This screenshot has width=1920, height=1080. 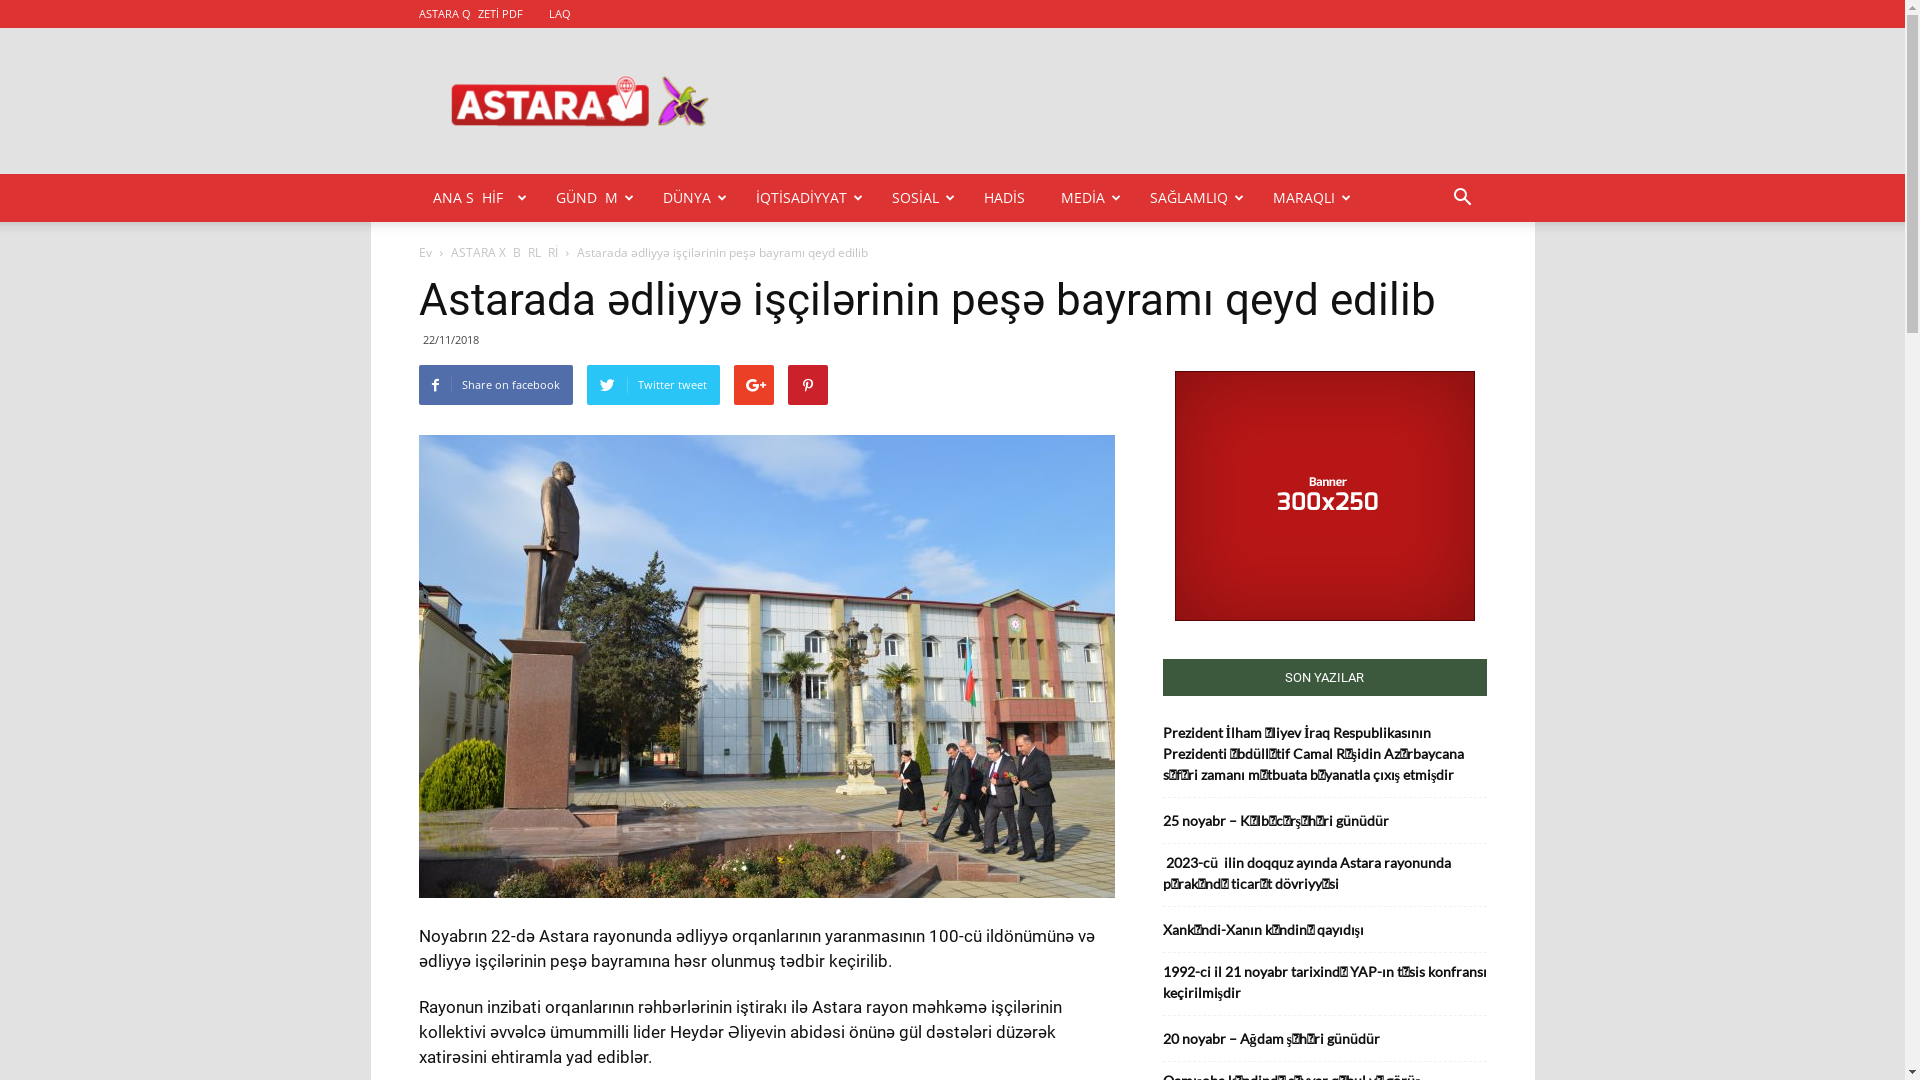 I want to click on 'Ev', so click(x=423, y=251).